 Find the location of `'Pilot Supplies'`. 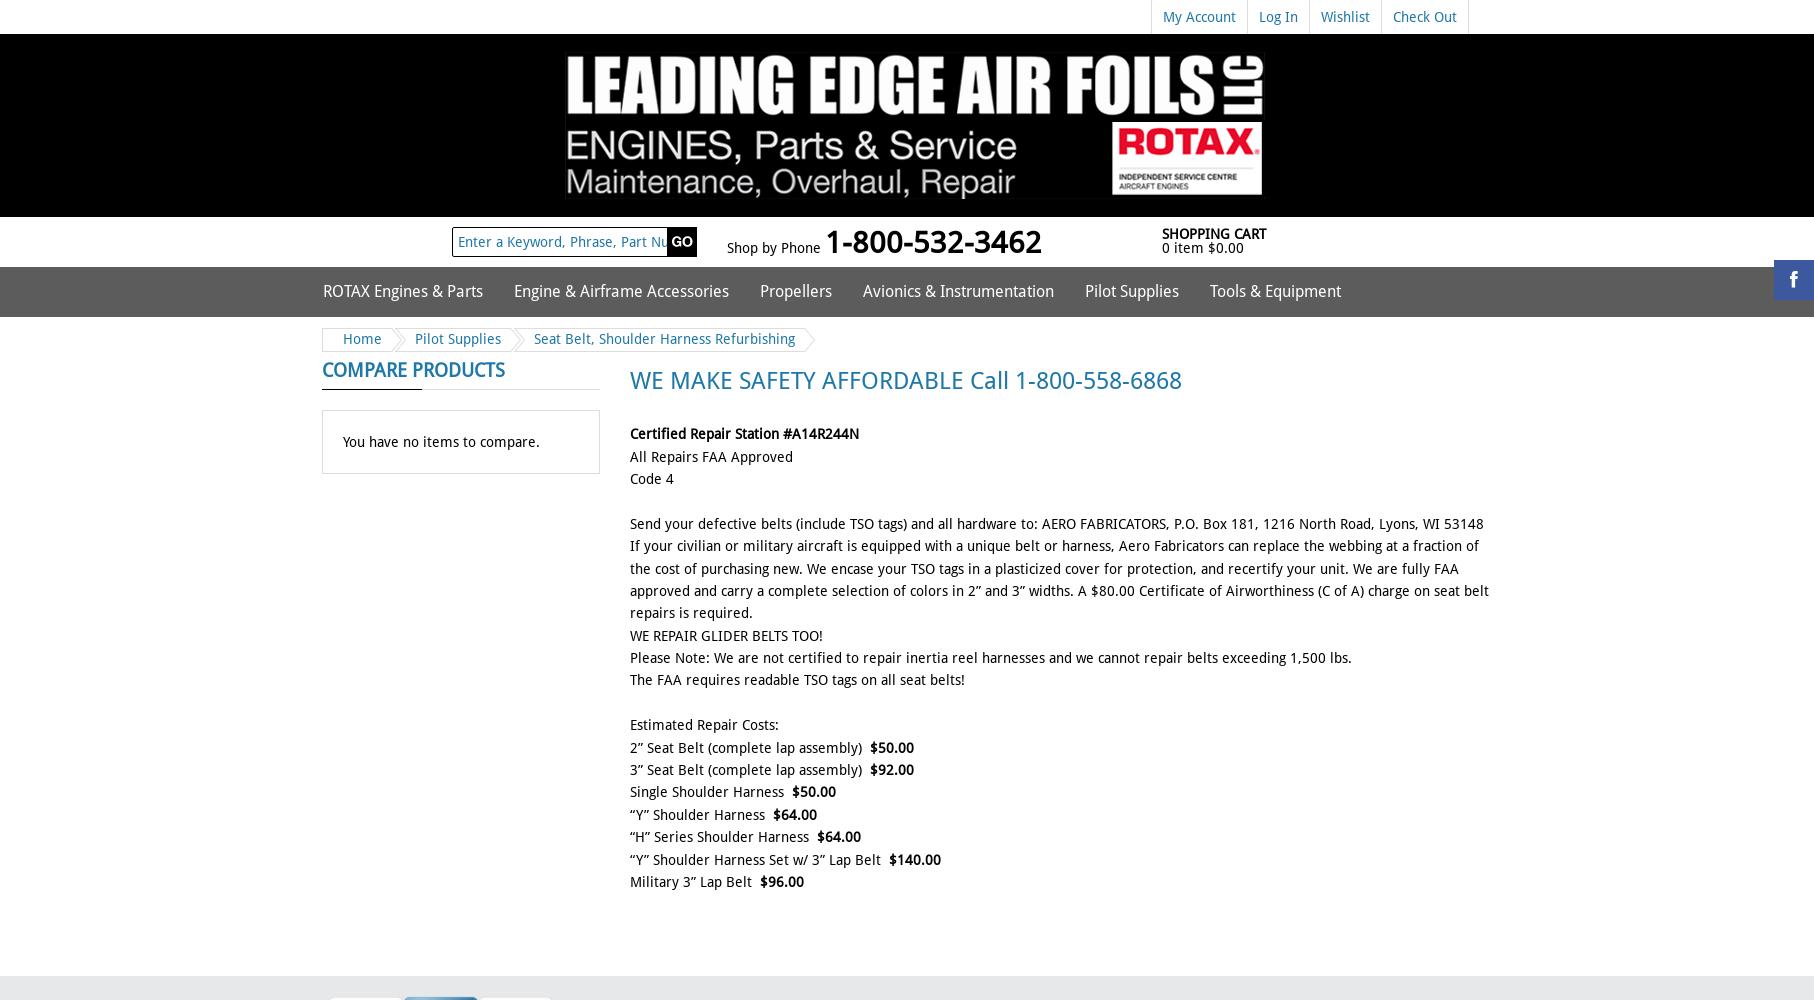

'Pilot Supplies' is located at coordinates (1130, 291).